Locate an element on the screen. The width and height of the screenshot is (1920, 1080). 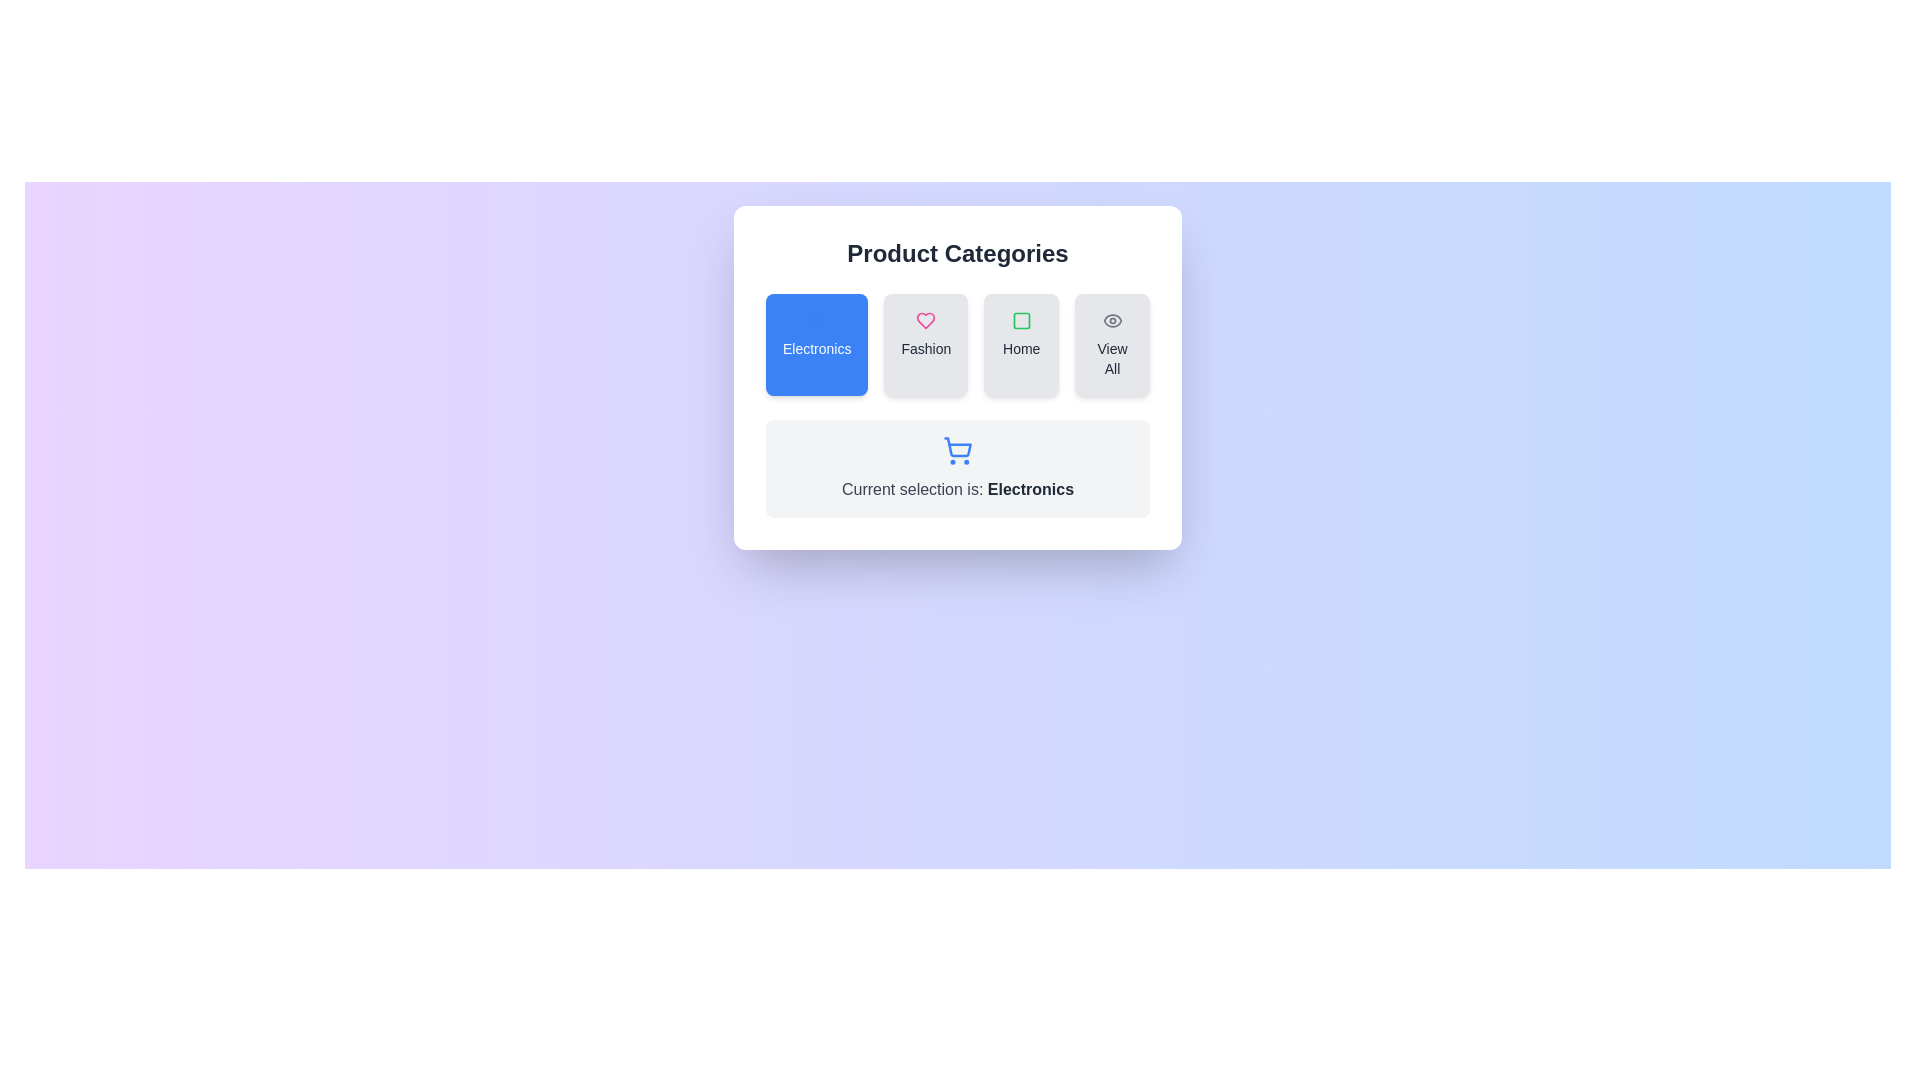
the Informational card displaying the text 'Current selection is: Electronics' with a blue shopping cart icon at the top is located at coordinates (957, 469).